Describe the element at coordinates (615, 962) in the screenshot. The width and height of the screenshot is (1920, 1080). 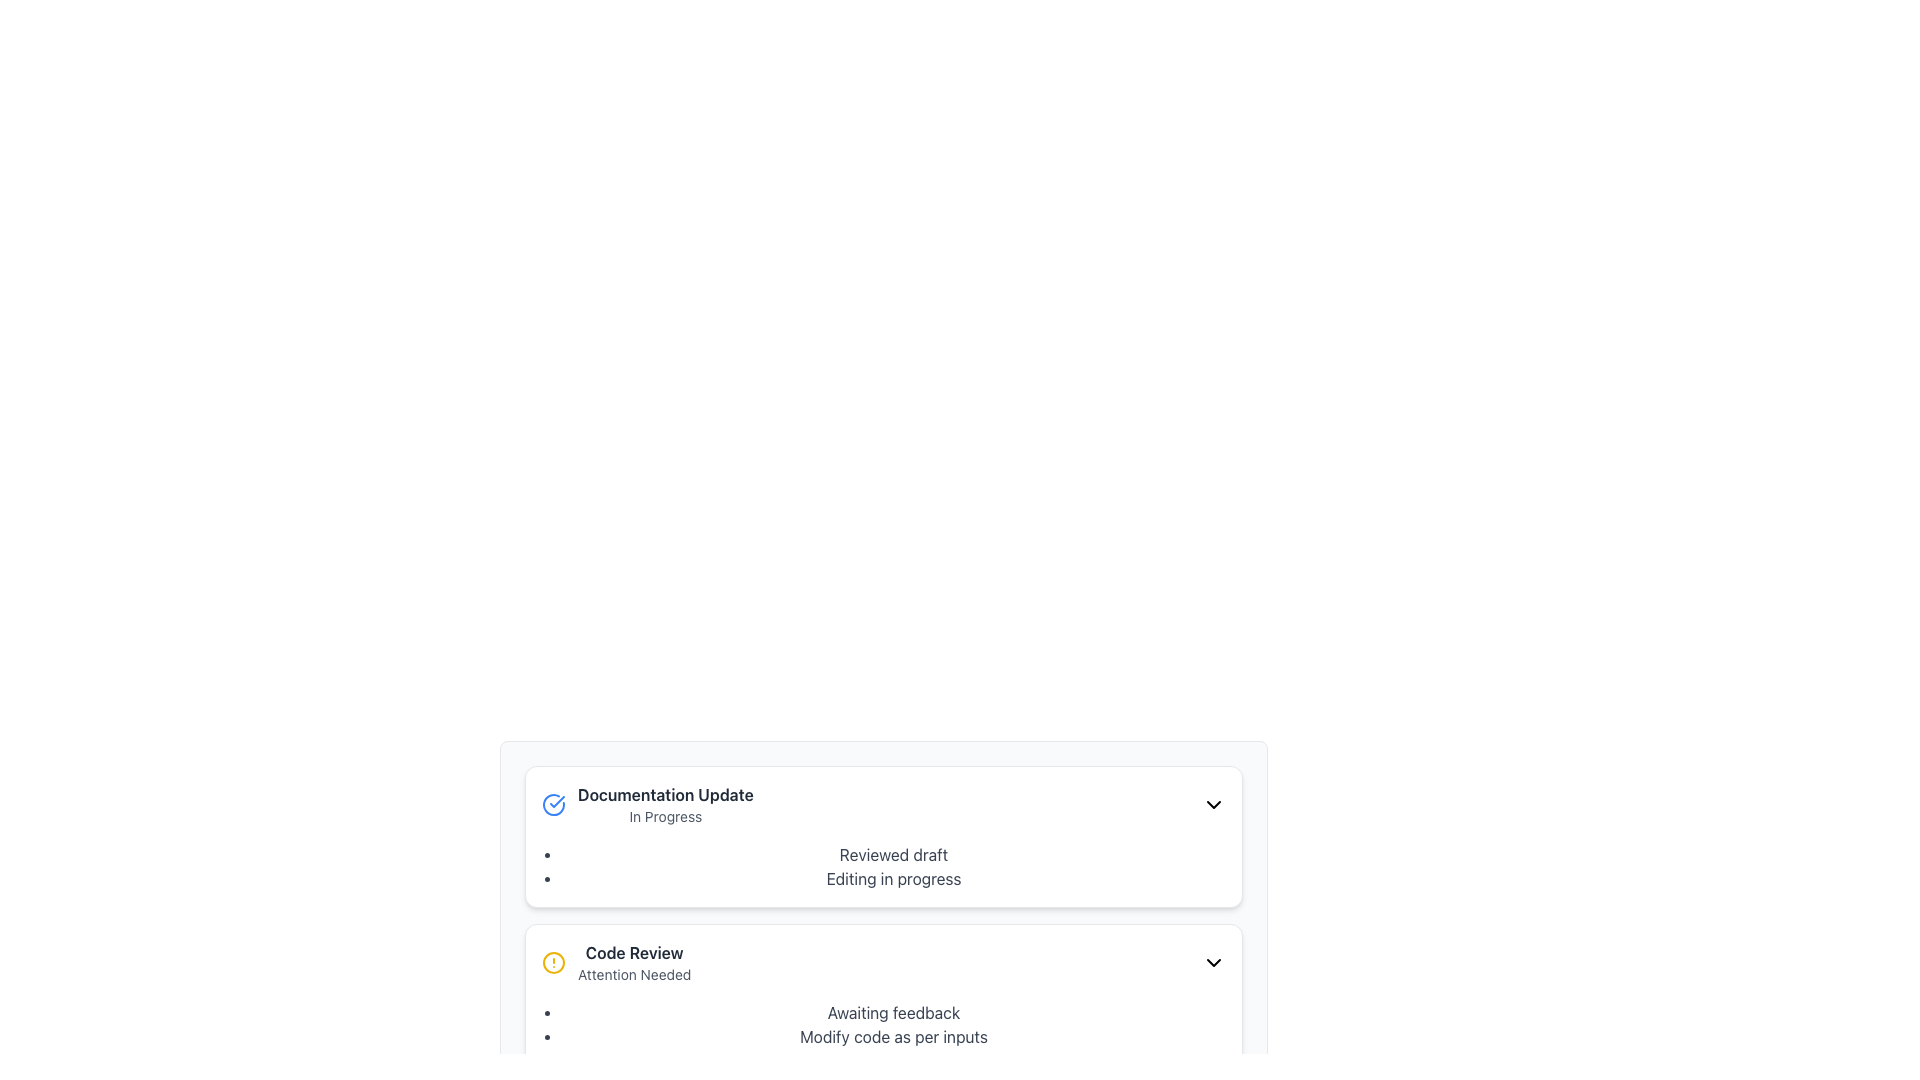
I see `the 'Code Review' text block with the adjacent yellow alert icon` at that location.